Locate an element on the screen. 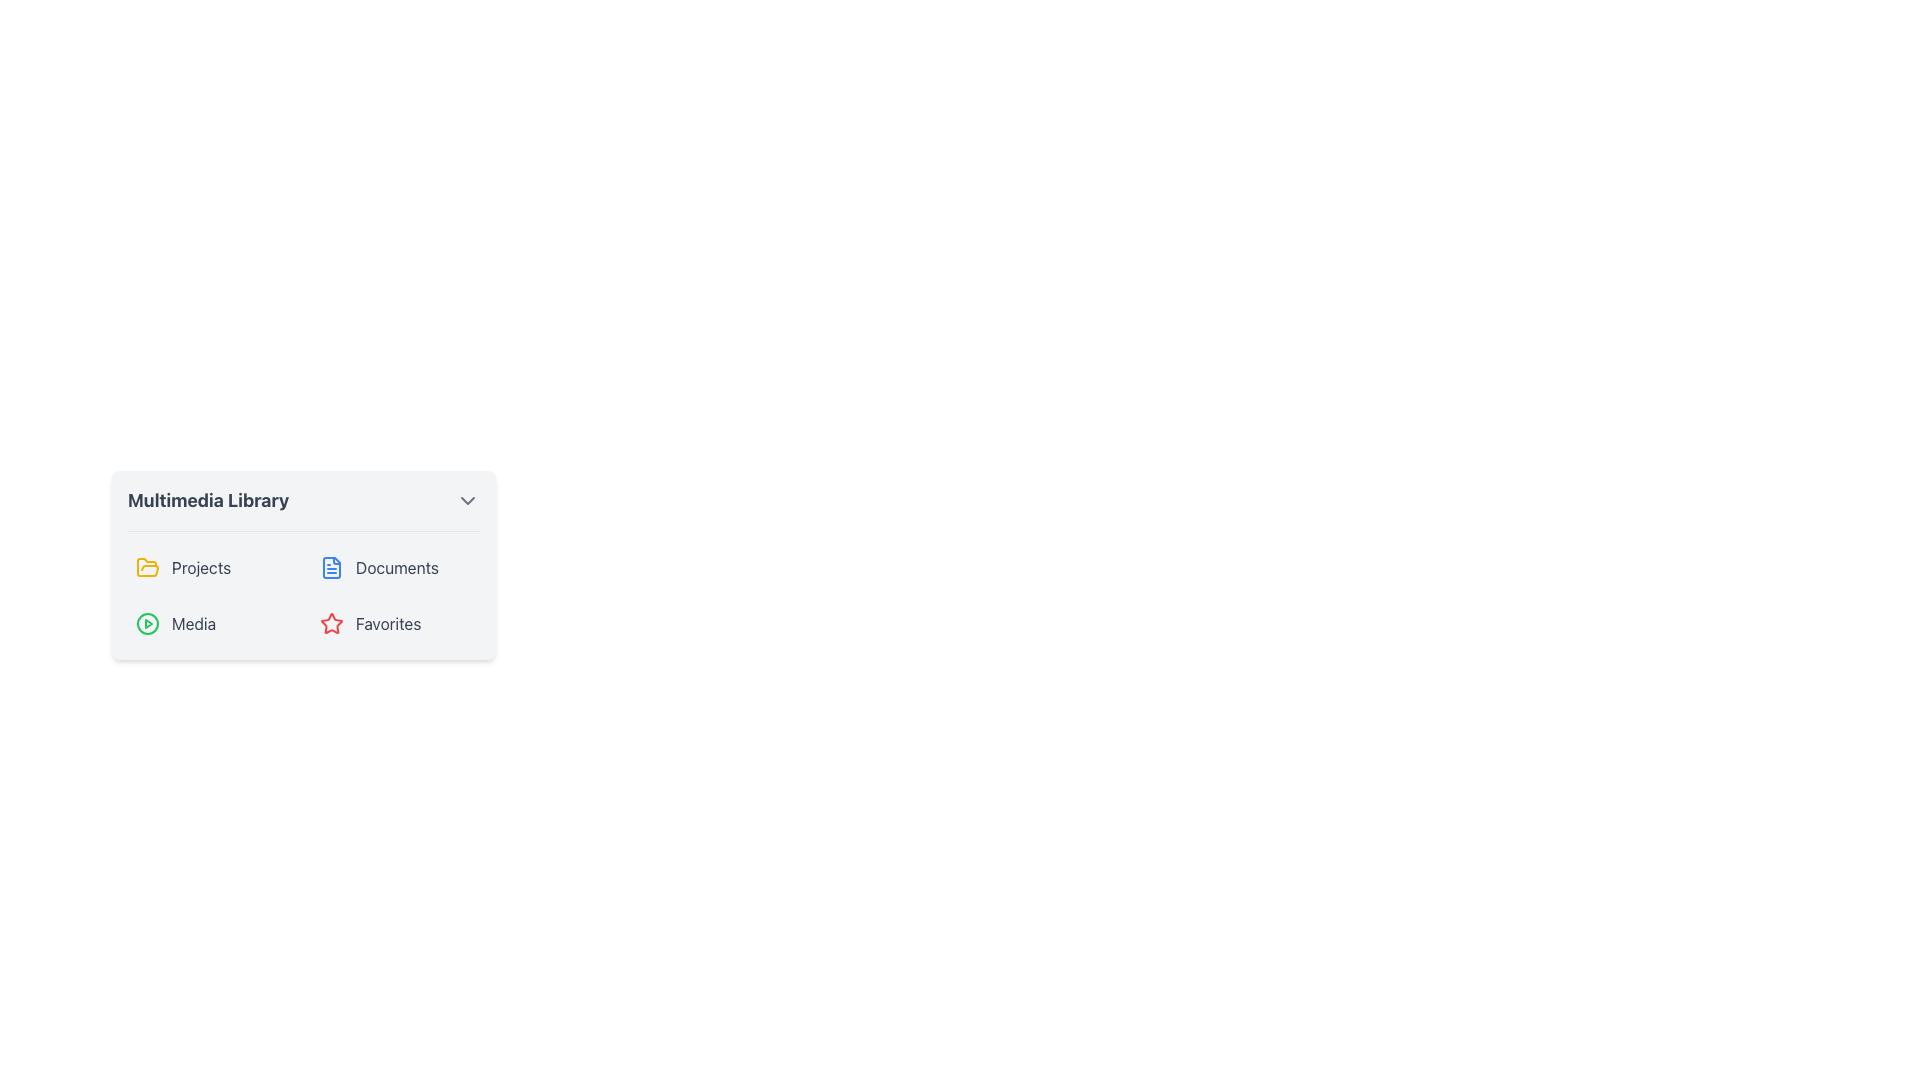 The height and width of the screenshot is (1080, 1920). the 'Documents' button, which features a blue document icon and gray text is located at coordinates (395, 567).